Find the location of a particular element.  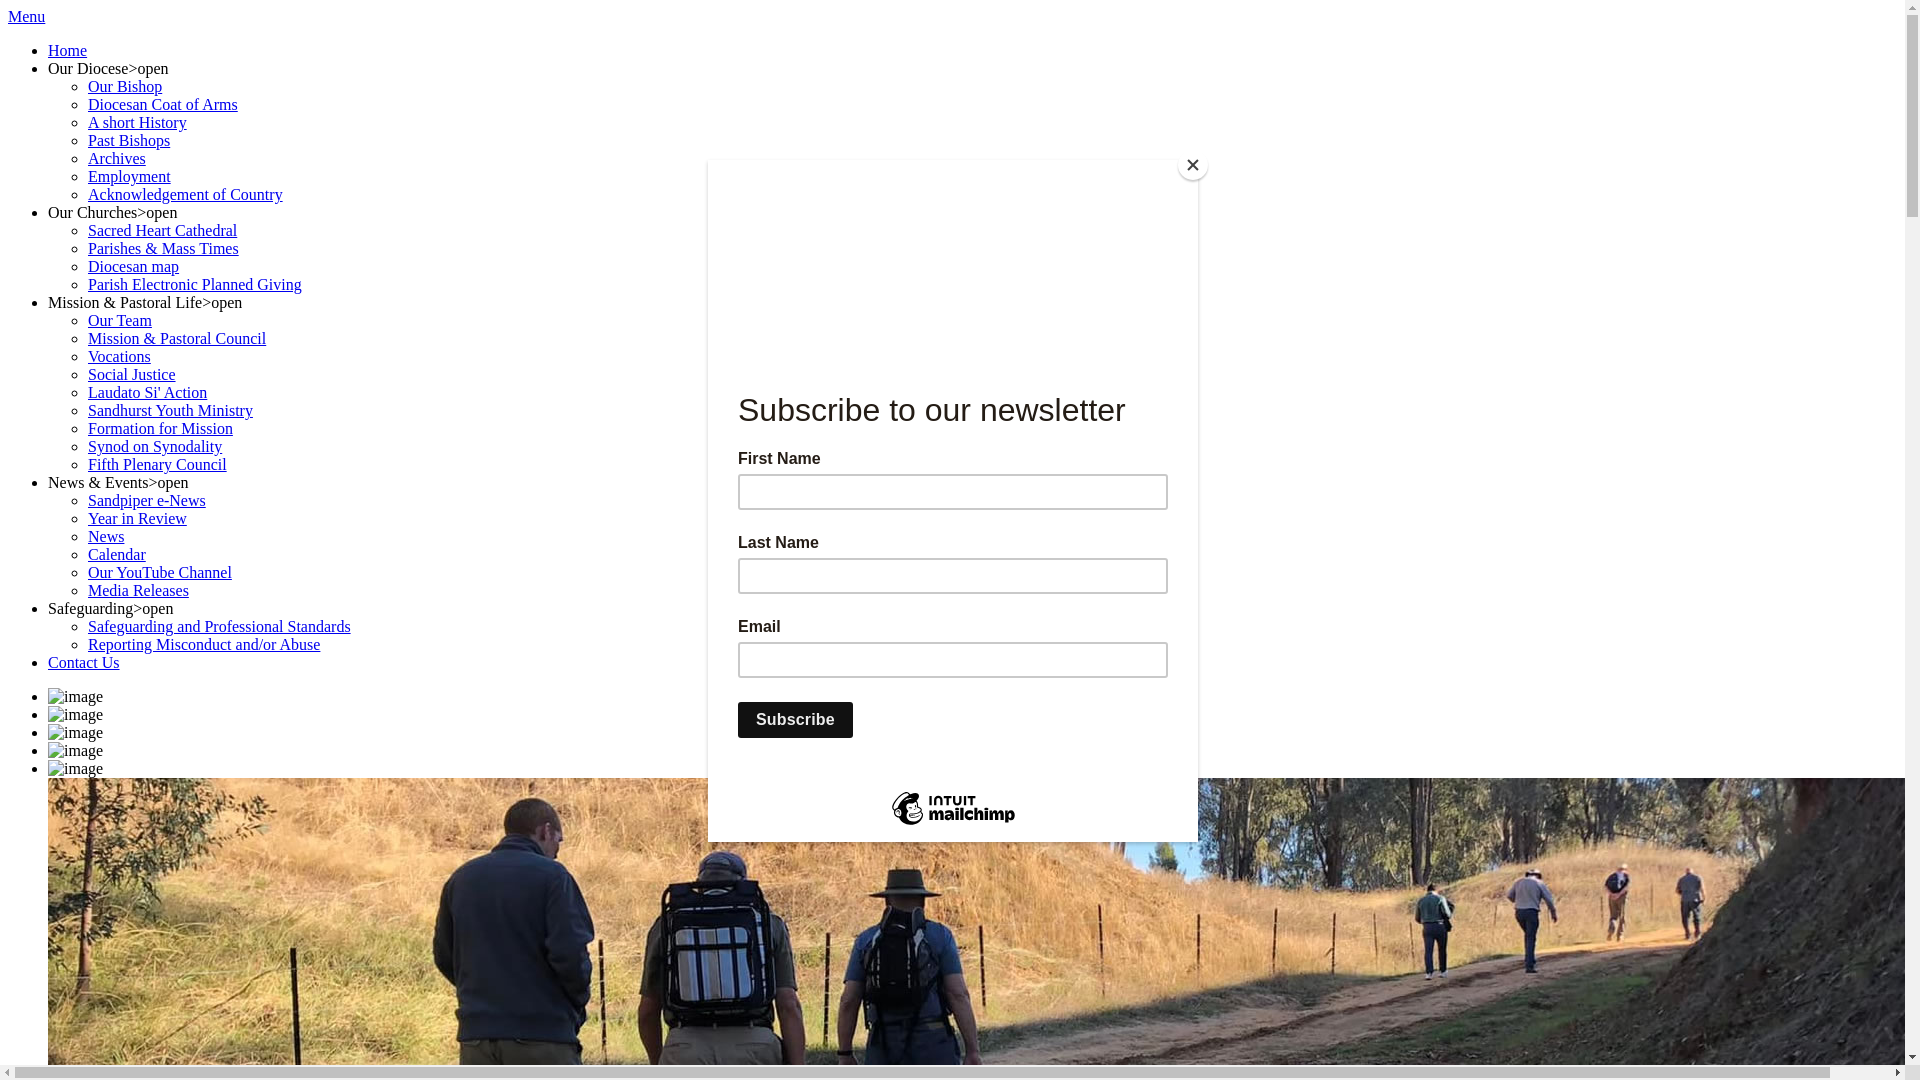

'Sacred Heart Cathedral' is located at coordinates (162, 229).